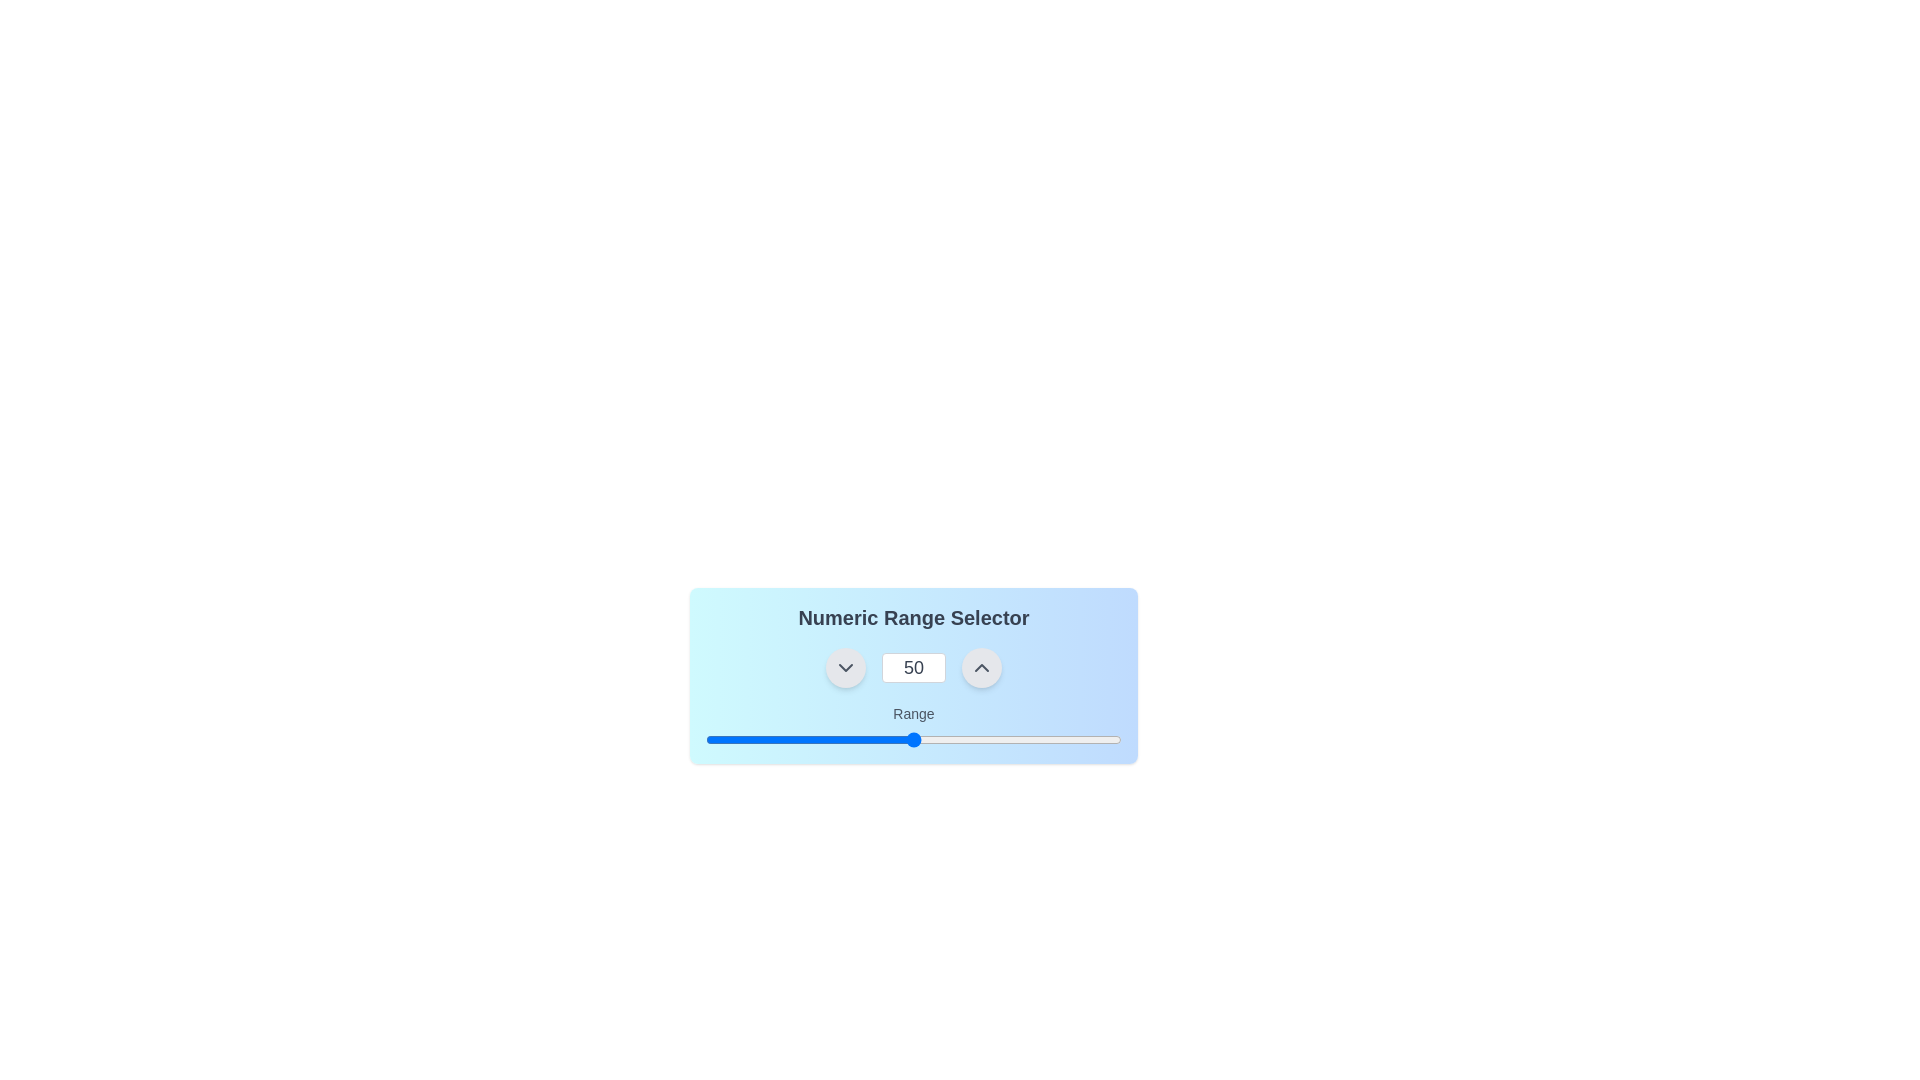 The height and width of the screenshot is (1080, 1920). Describe the element at coordinates (855, 740) in the screenshot. I see `range` at that location.